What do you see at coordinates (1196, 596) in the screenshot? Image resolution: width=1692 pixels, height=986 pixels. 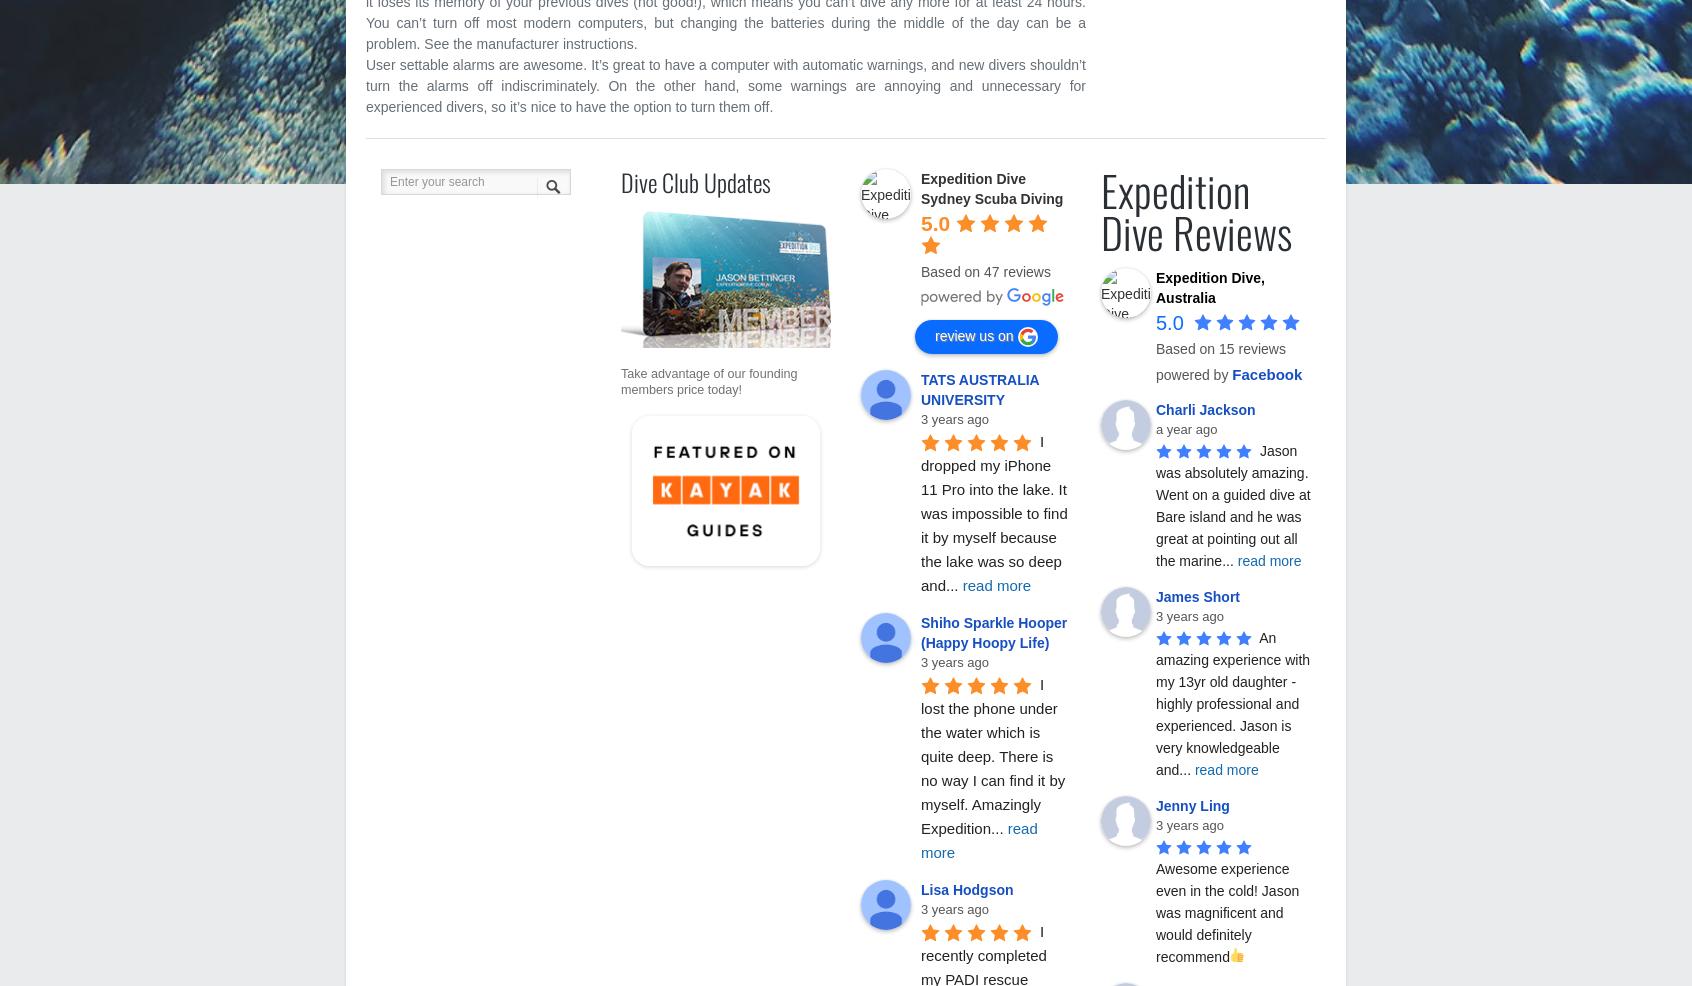 I see `'James Short'` at bounding box center [1196, 596].